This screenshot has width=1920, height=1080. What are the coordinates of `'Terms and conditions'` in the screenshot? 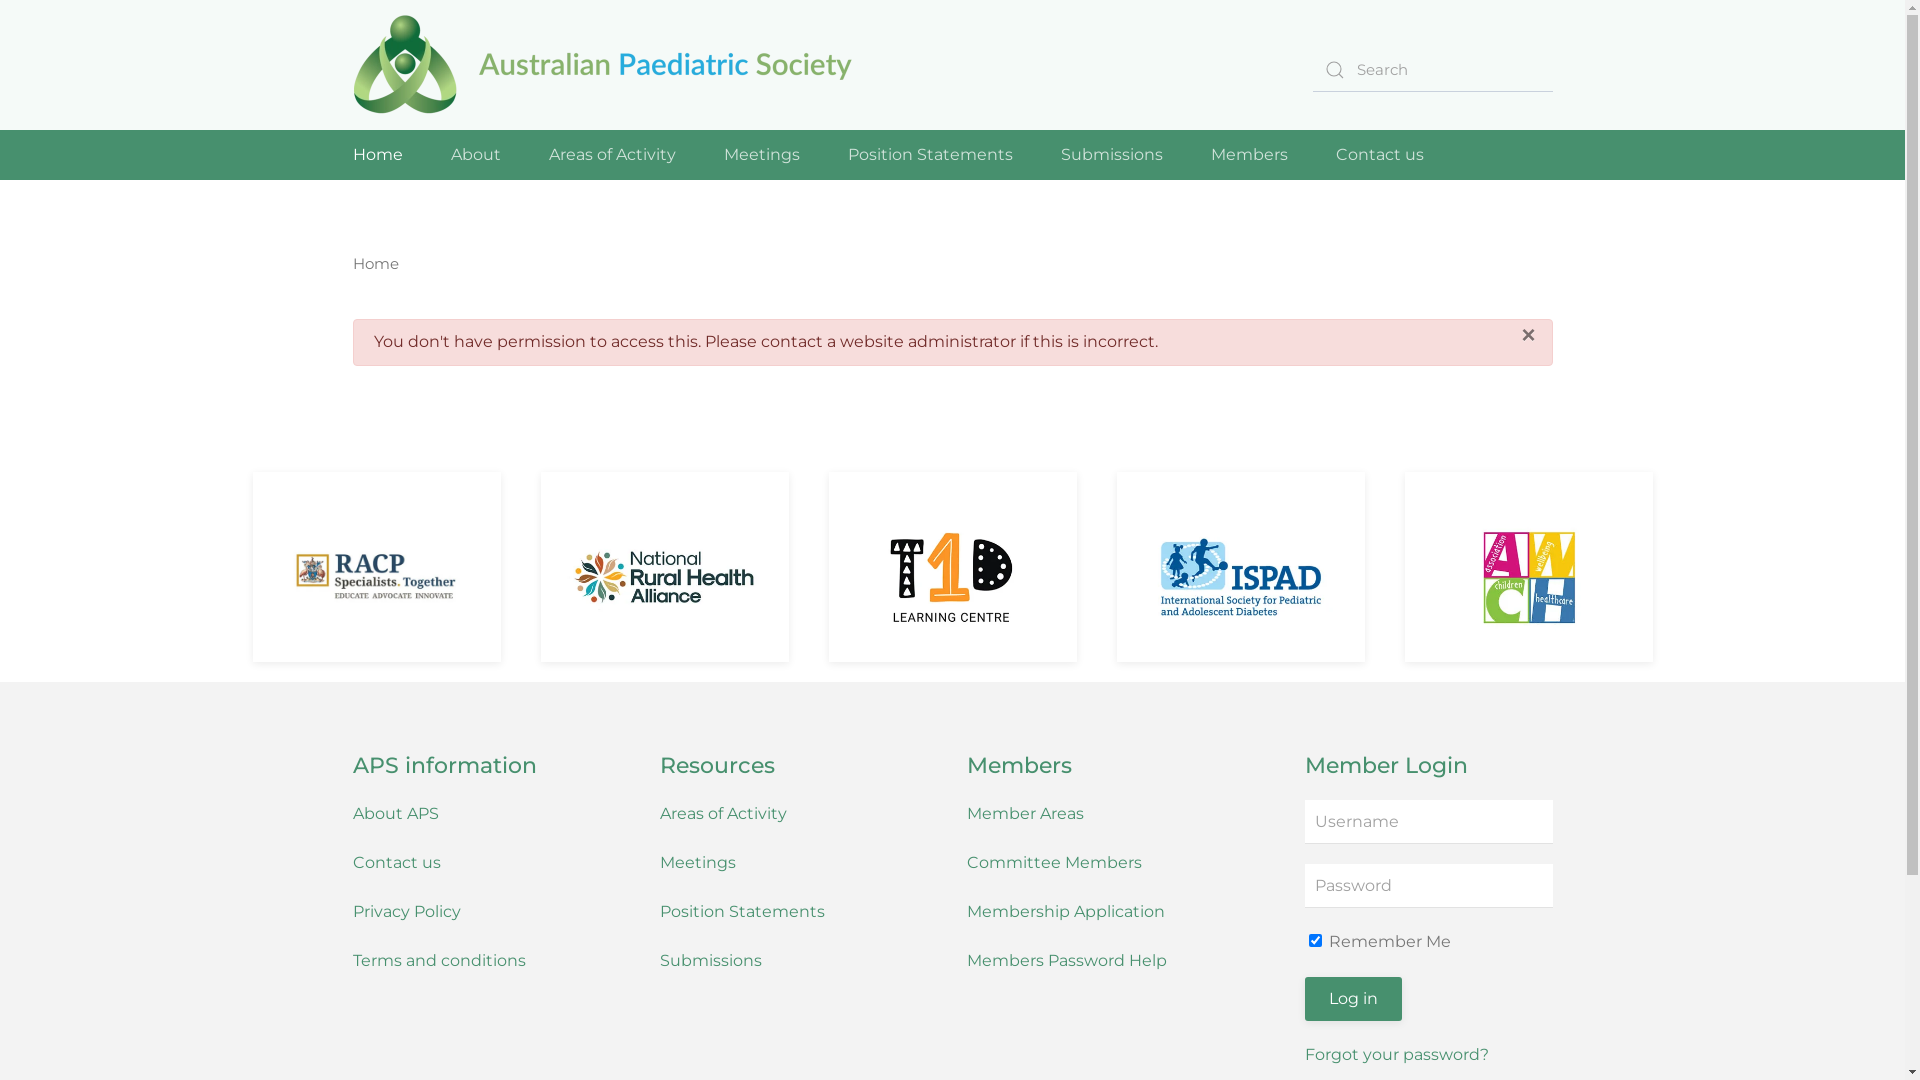 It's located at (437, 959).